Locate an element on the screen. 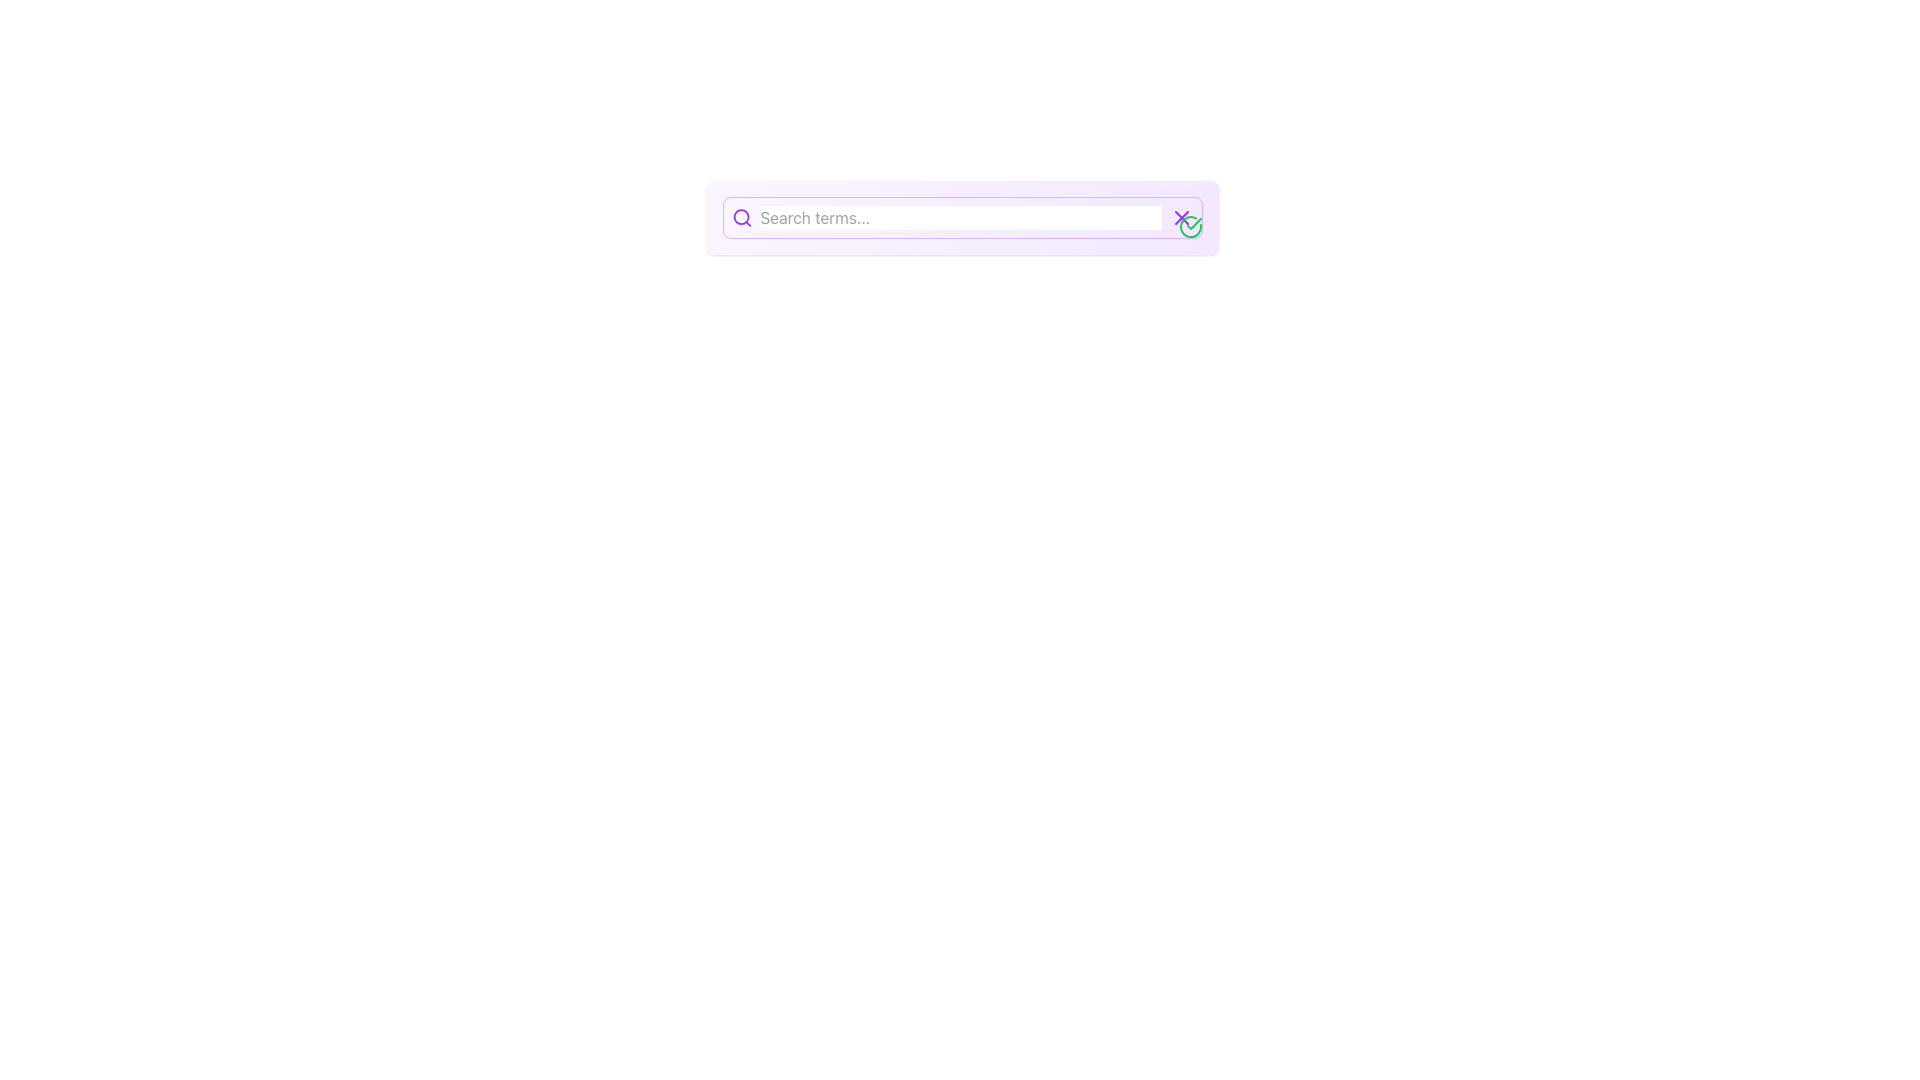 The width and height of the screenshot is (1920, 1080). the checkmark icon within the circular green outlined icon located at the bottom-right corner of the search bar is located at coordinates (1194, 223).